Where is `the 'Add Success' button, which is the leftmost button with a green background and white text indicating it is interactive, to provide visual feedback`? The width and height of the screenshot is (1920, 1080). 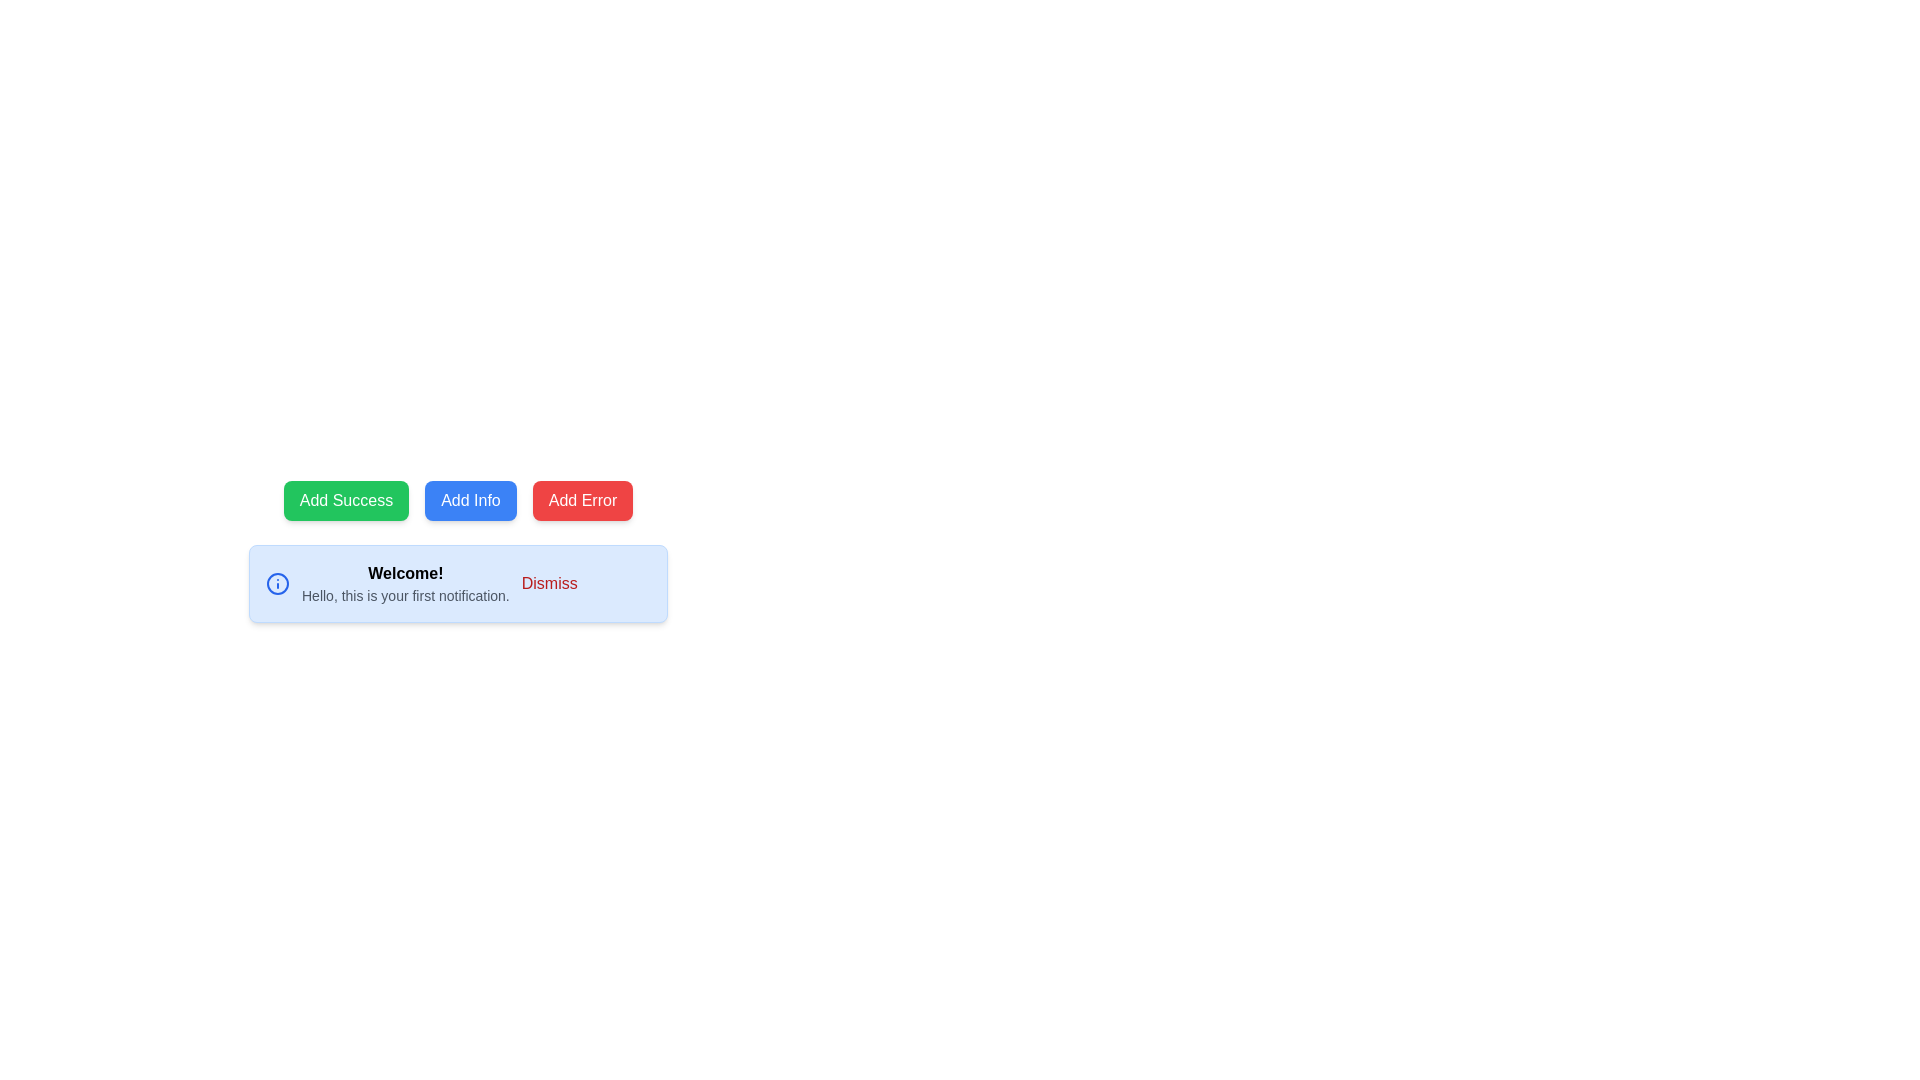 the 'Add Success' button, which is the leftmost button with a green background and white text indicating it is interactive, to provide visual feedback is located at coordinates (346, 500).